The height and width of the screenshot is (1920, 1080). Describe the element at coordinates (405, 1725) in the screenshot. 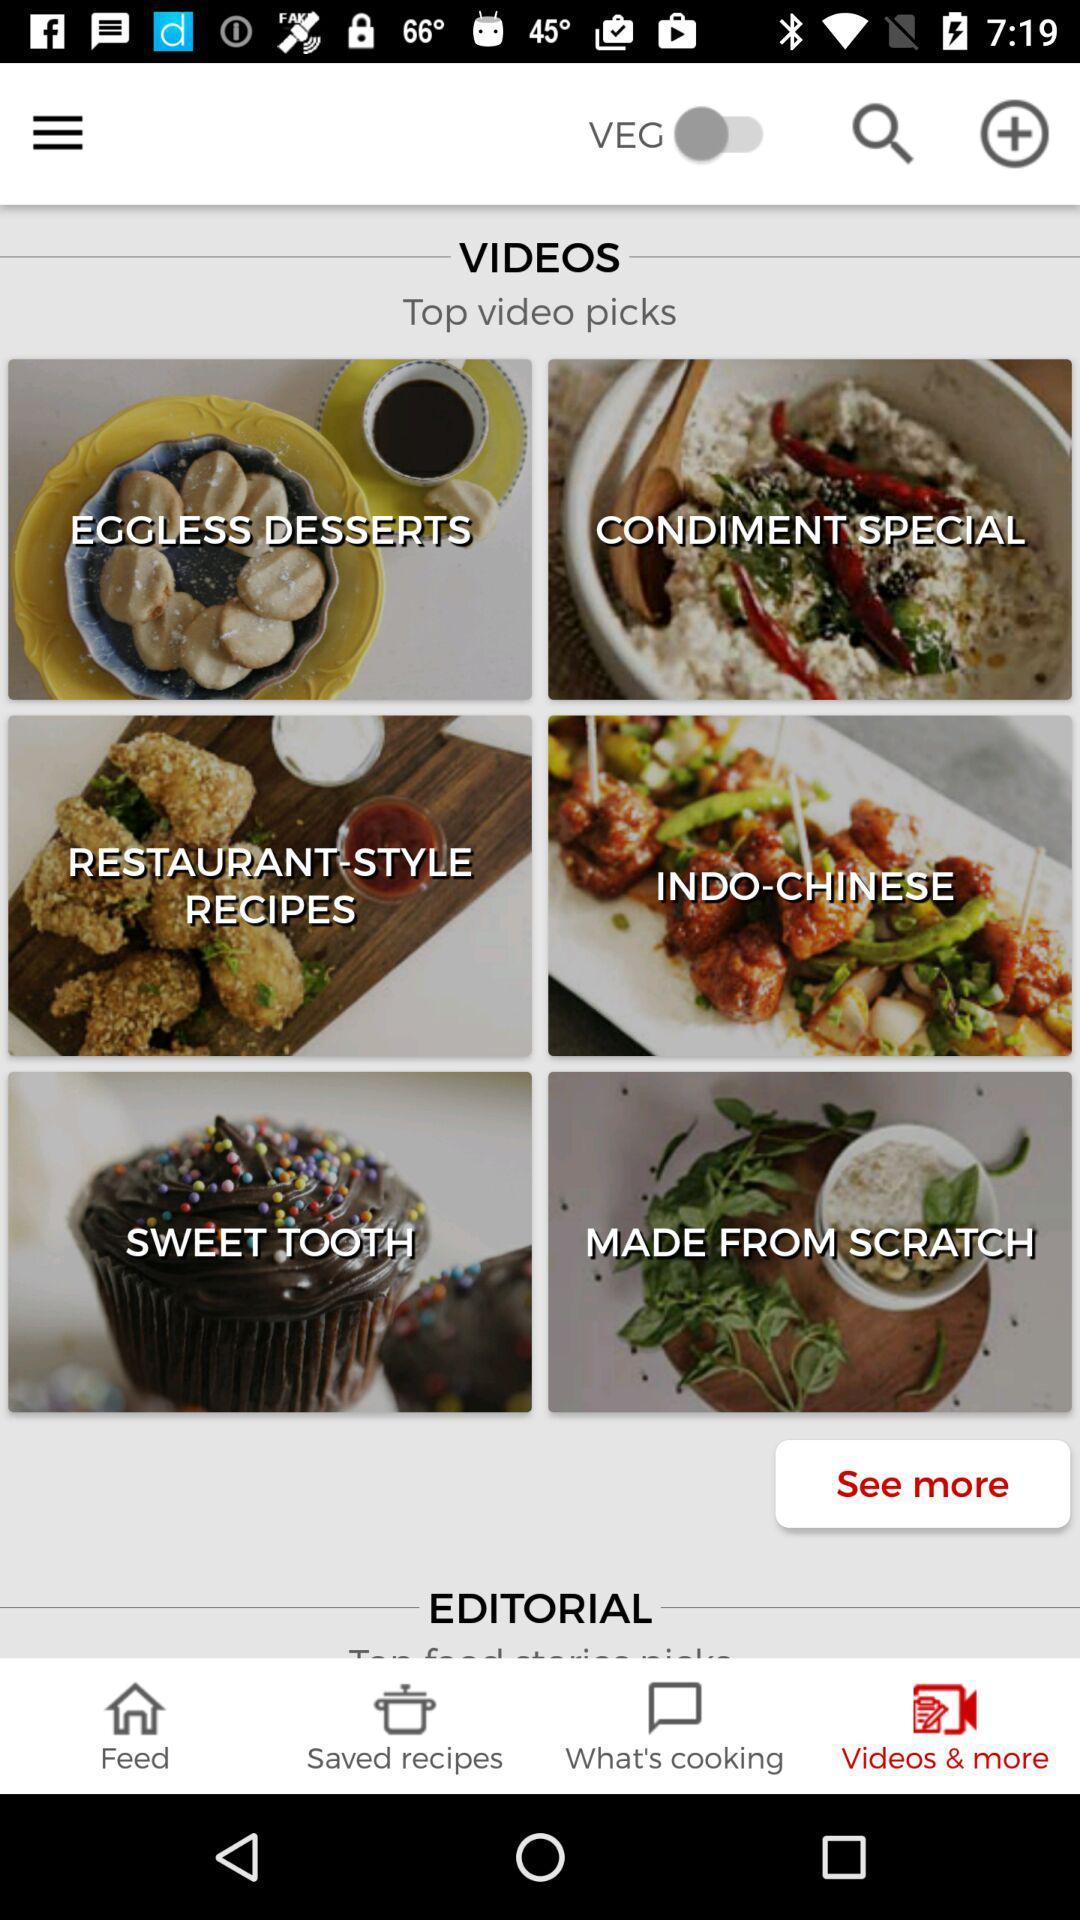

I see `the icon next to the what's cooking item` at that location.